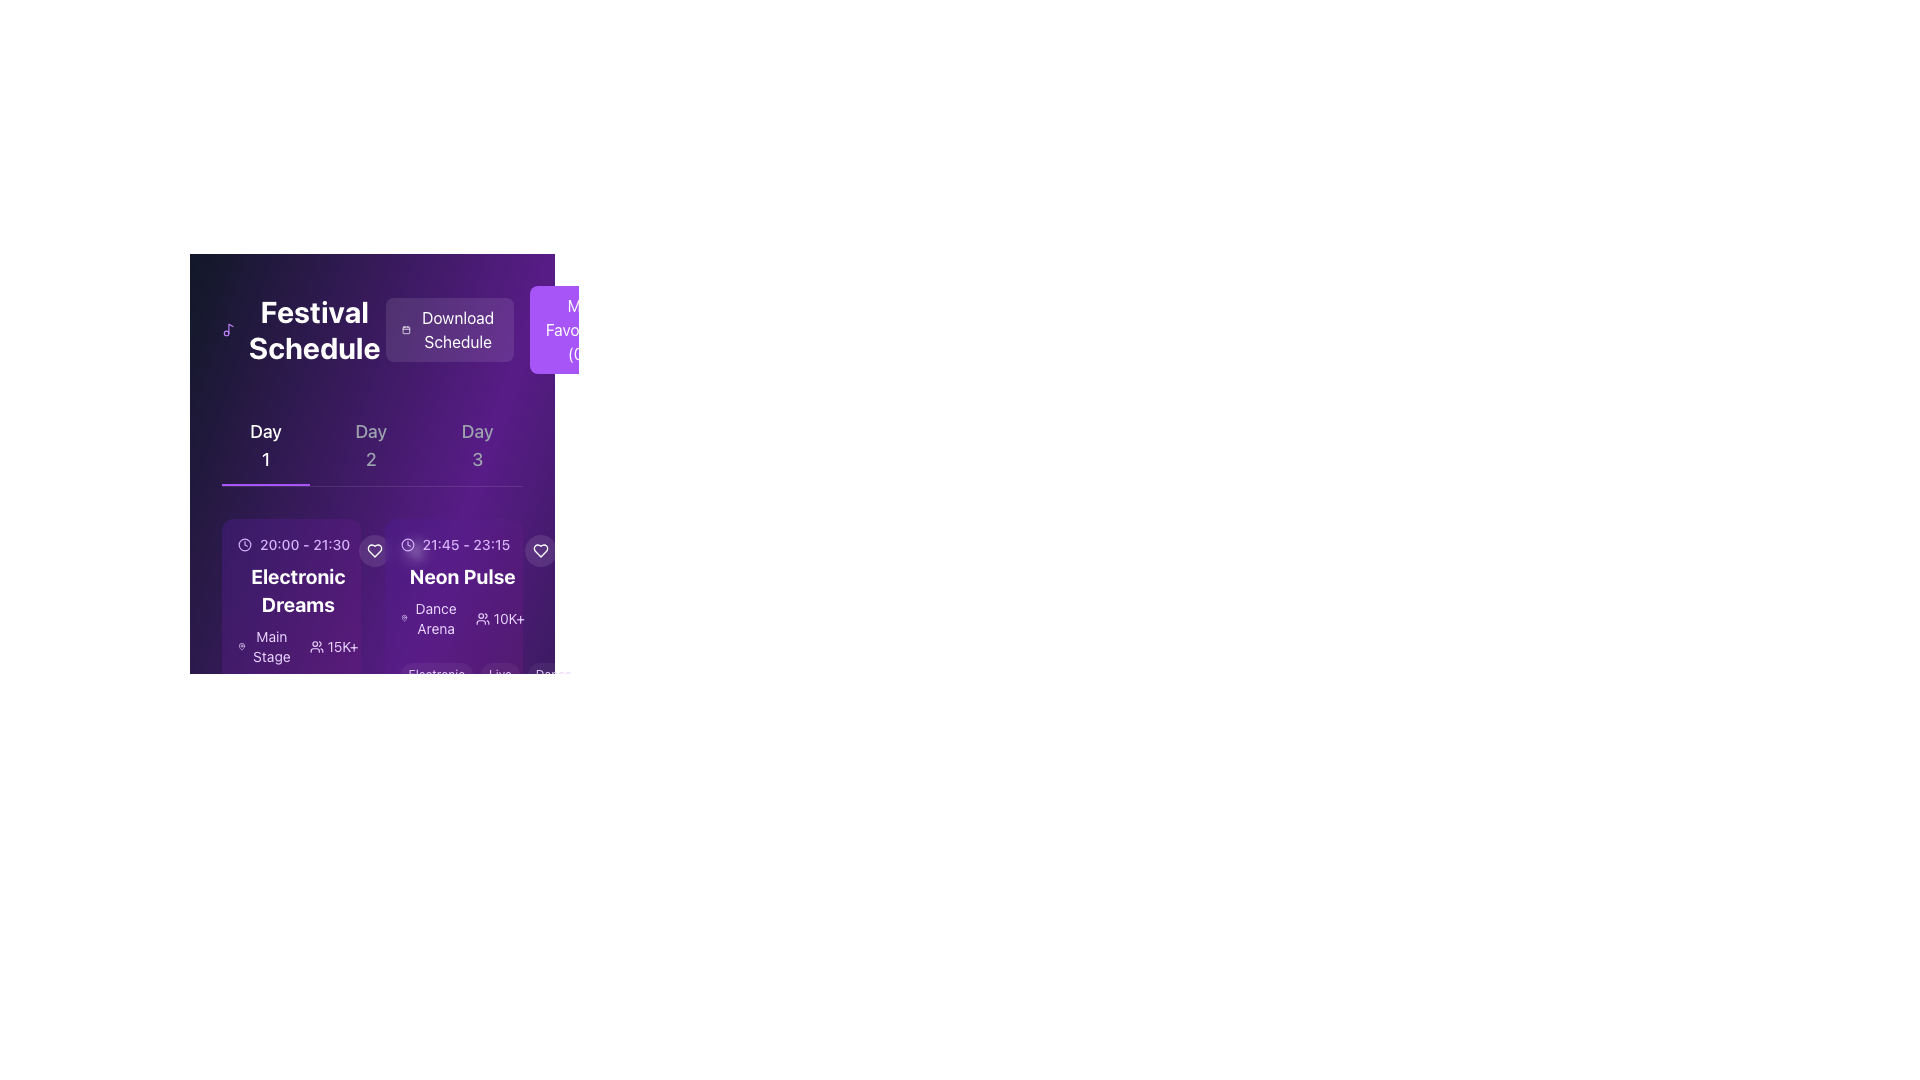 Image resolution: width=1920 pixels, height=1080 pixels. I want to click on the 'Day 2' tab, so click(372, 445).